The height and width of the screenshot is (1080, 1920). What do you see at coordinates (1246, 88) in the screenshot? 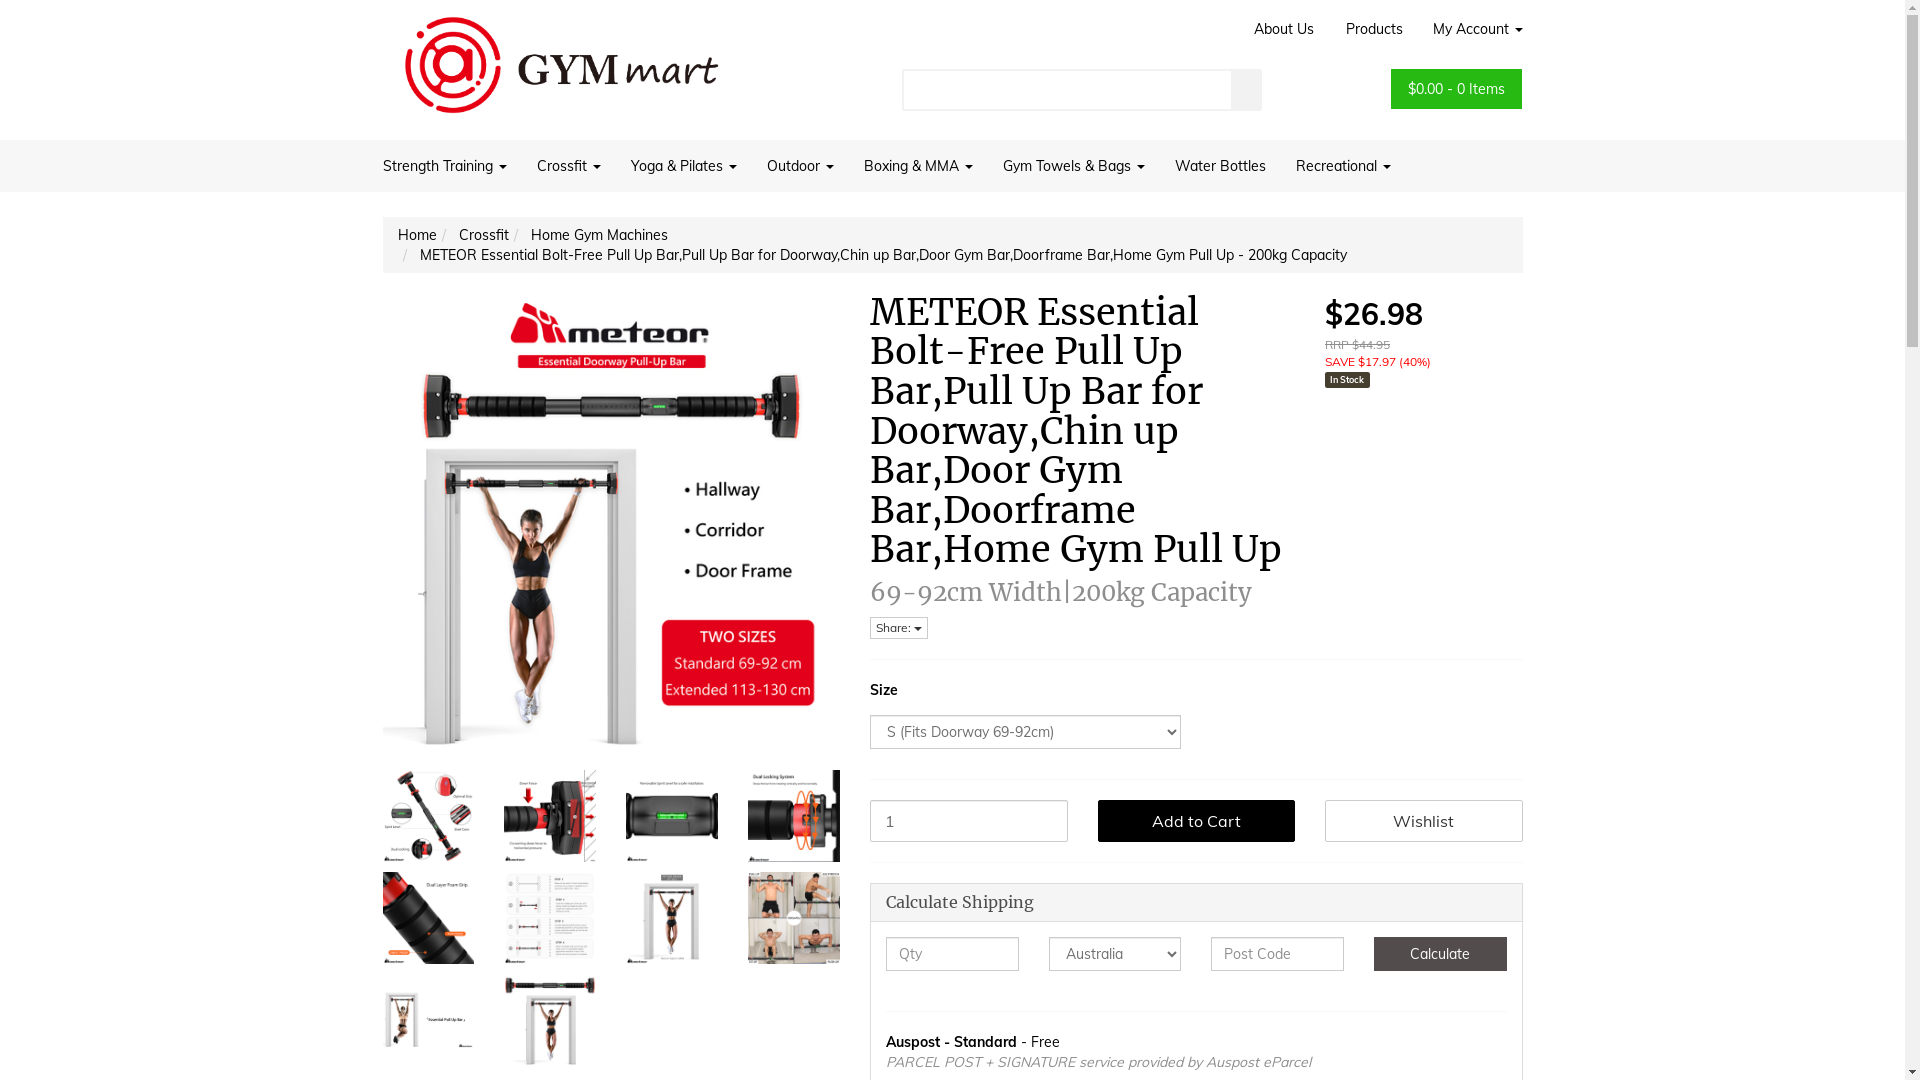
I see `'Search'` at bounding box center [1246, 88].